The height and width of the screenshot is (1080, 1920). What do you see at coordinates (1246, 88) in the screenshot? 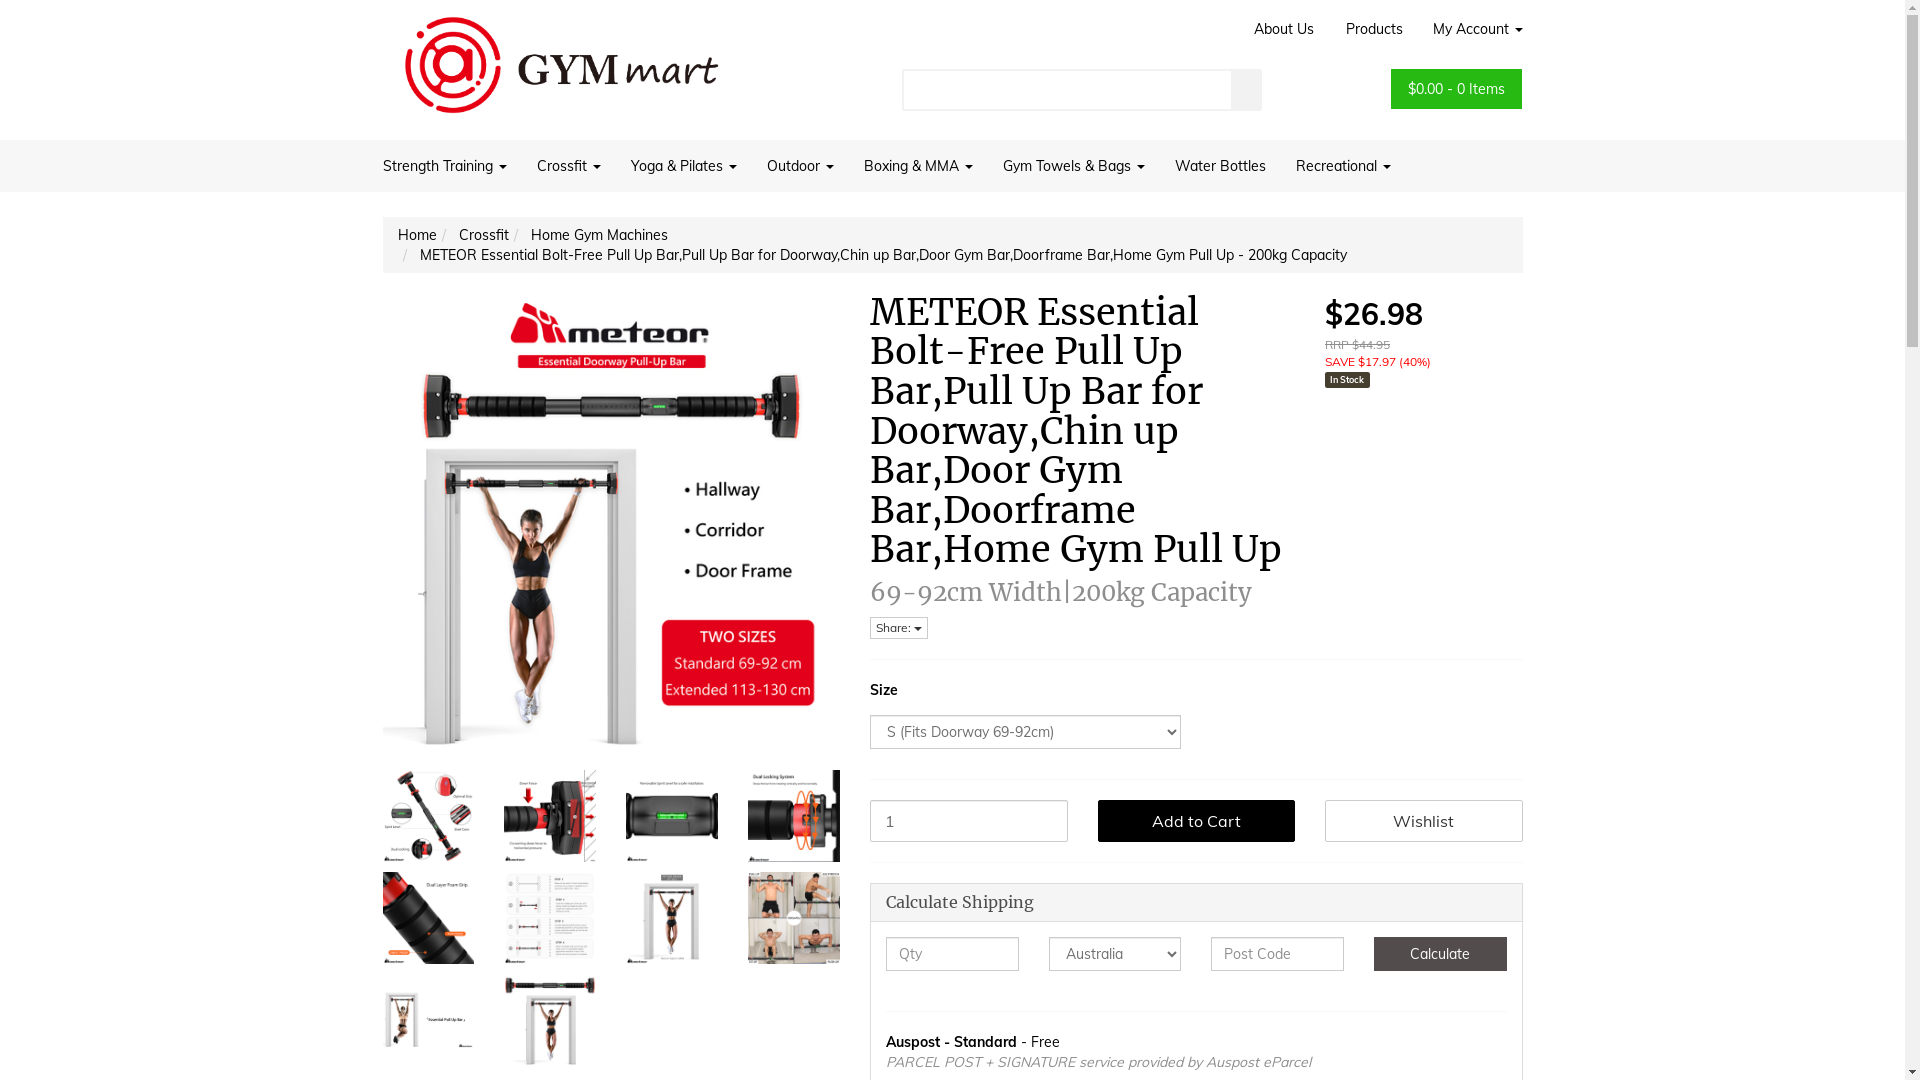
I see `'Search'` at bounding box center [1246, 88].